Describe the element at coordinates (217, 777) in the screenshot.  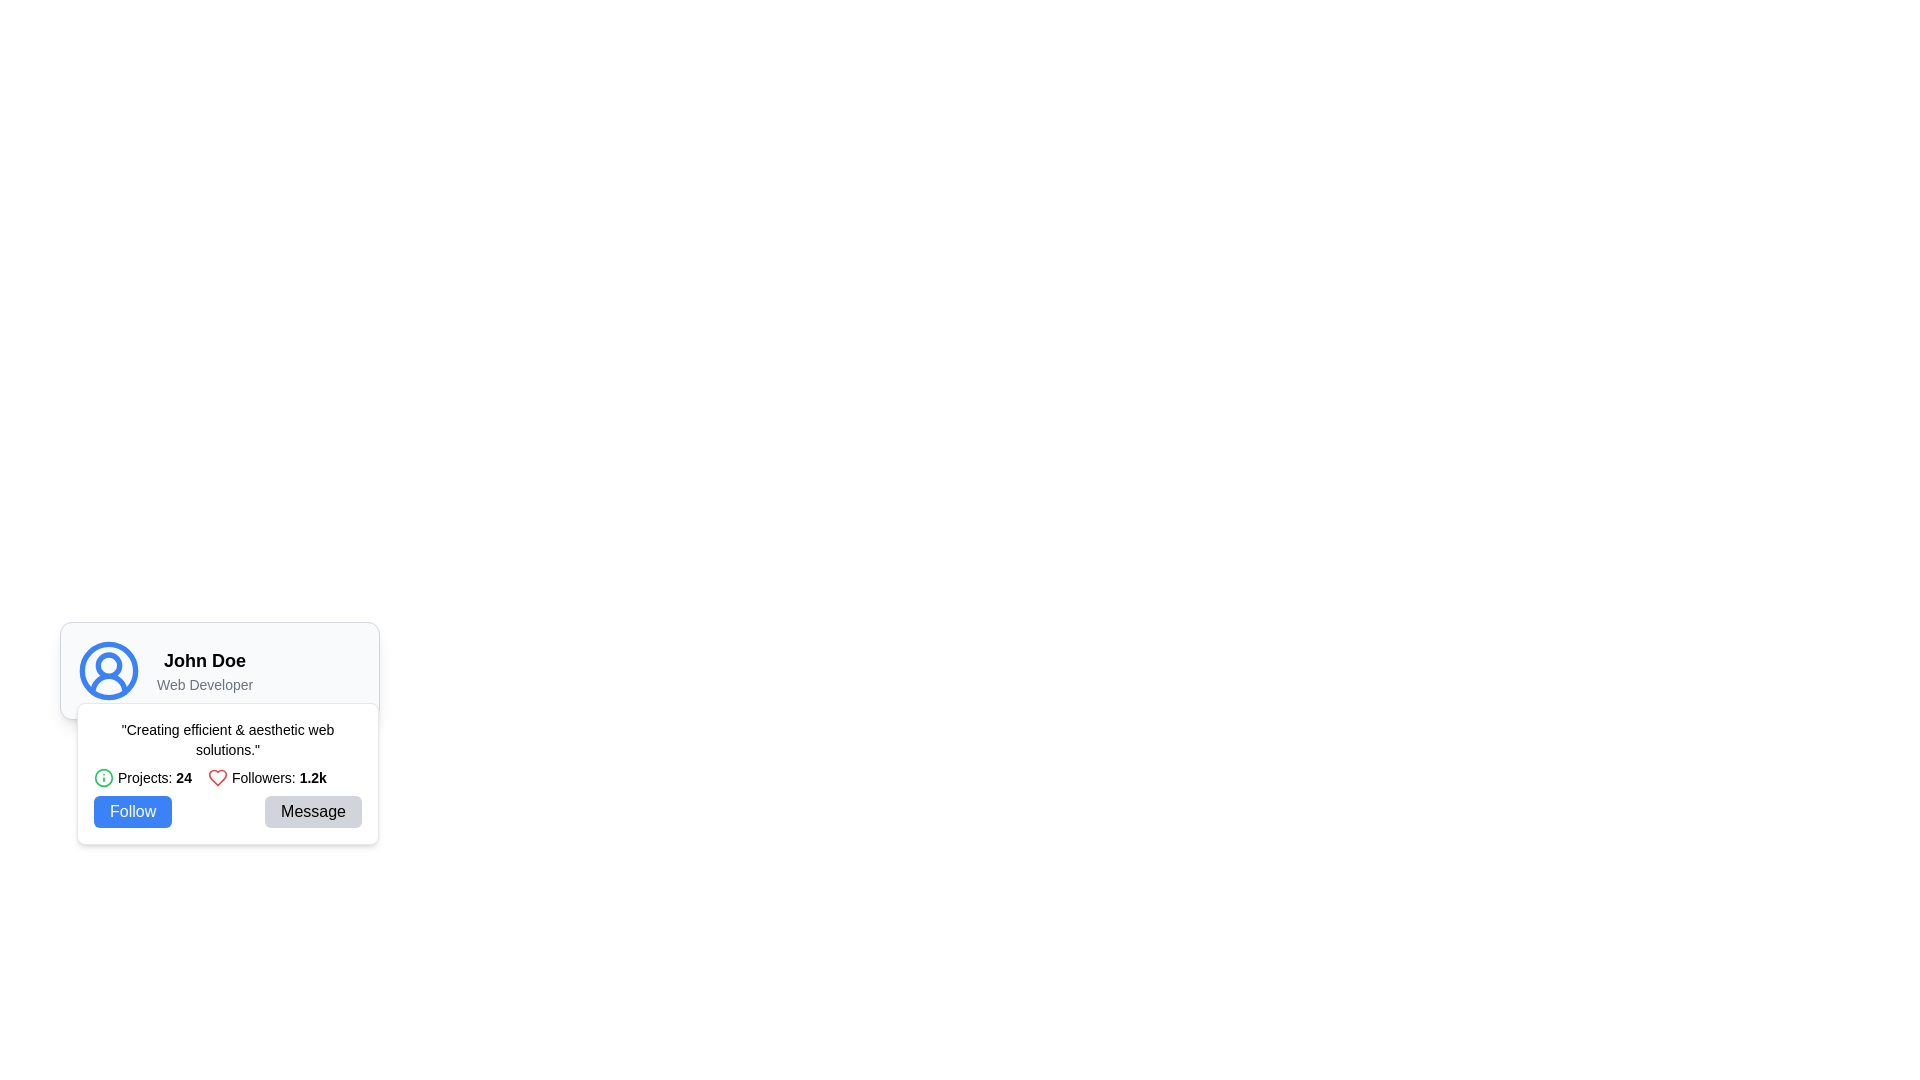
I see `the heart-shaped icon with a red fill located in the 'Followers: 1.2k' section` at that location.